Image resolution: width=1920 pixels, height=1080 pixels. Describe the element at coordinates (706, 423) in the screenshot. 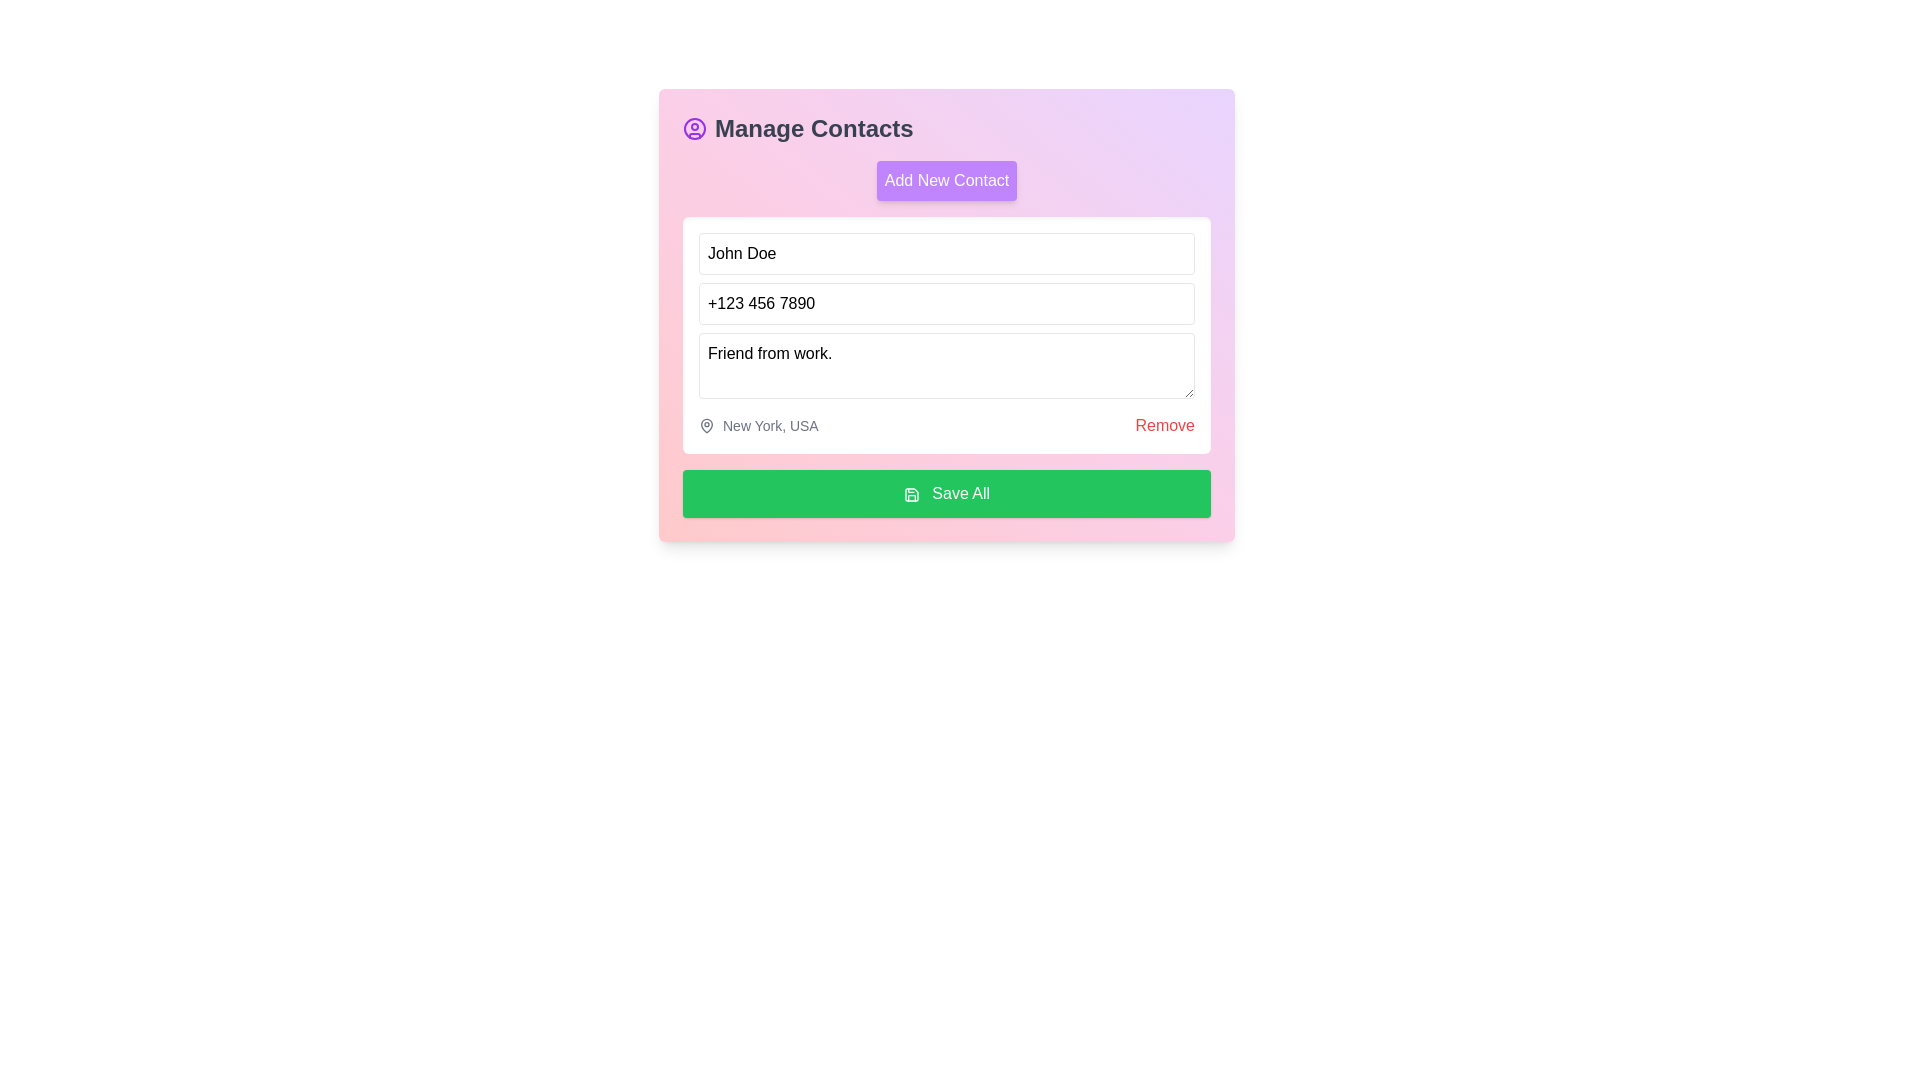

I see `the central element of the map pin icon, which is a teardrop shape with a circular base, located in the contact information section` at that location.